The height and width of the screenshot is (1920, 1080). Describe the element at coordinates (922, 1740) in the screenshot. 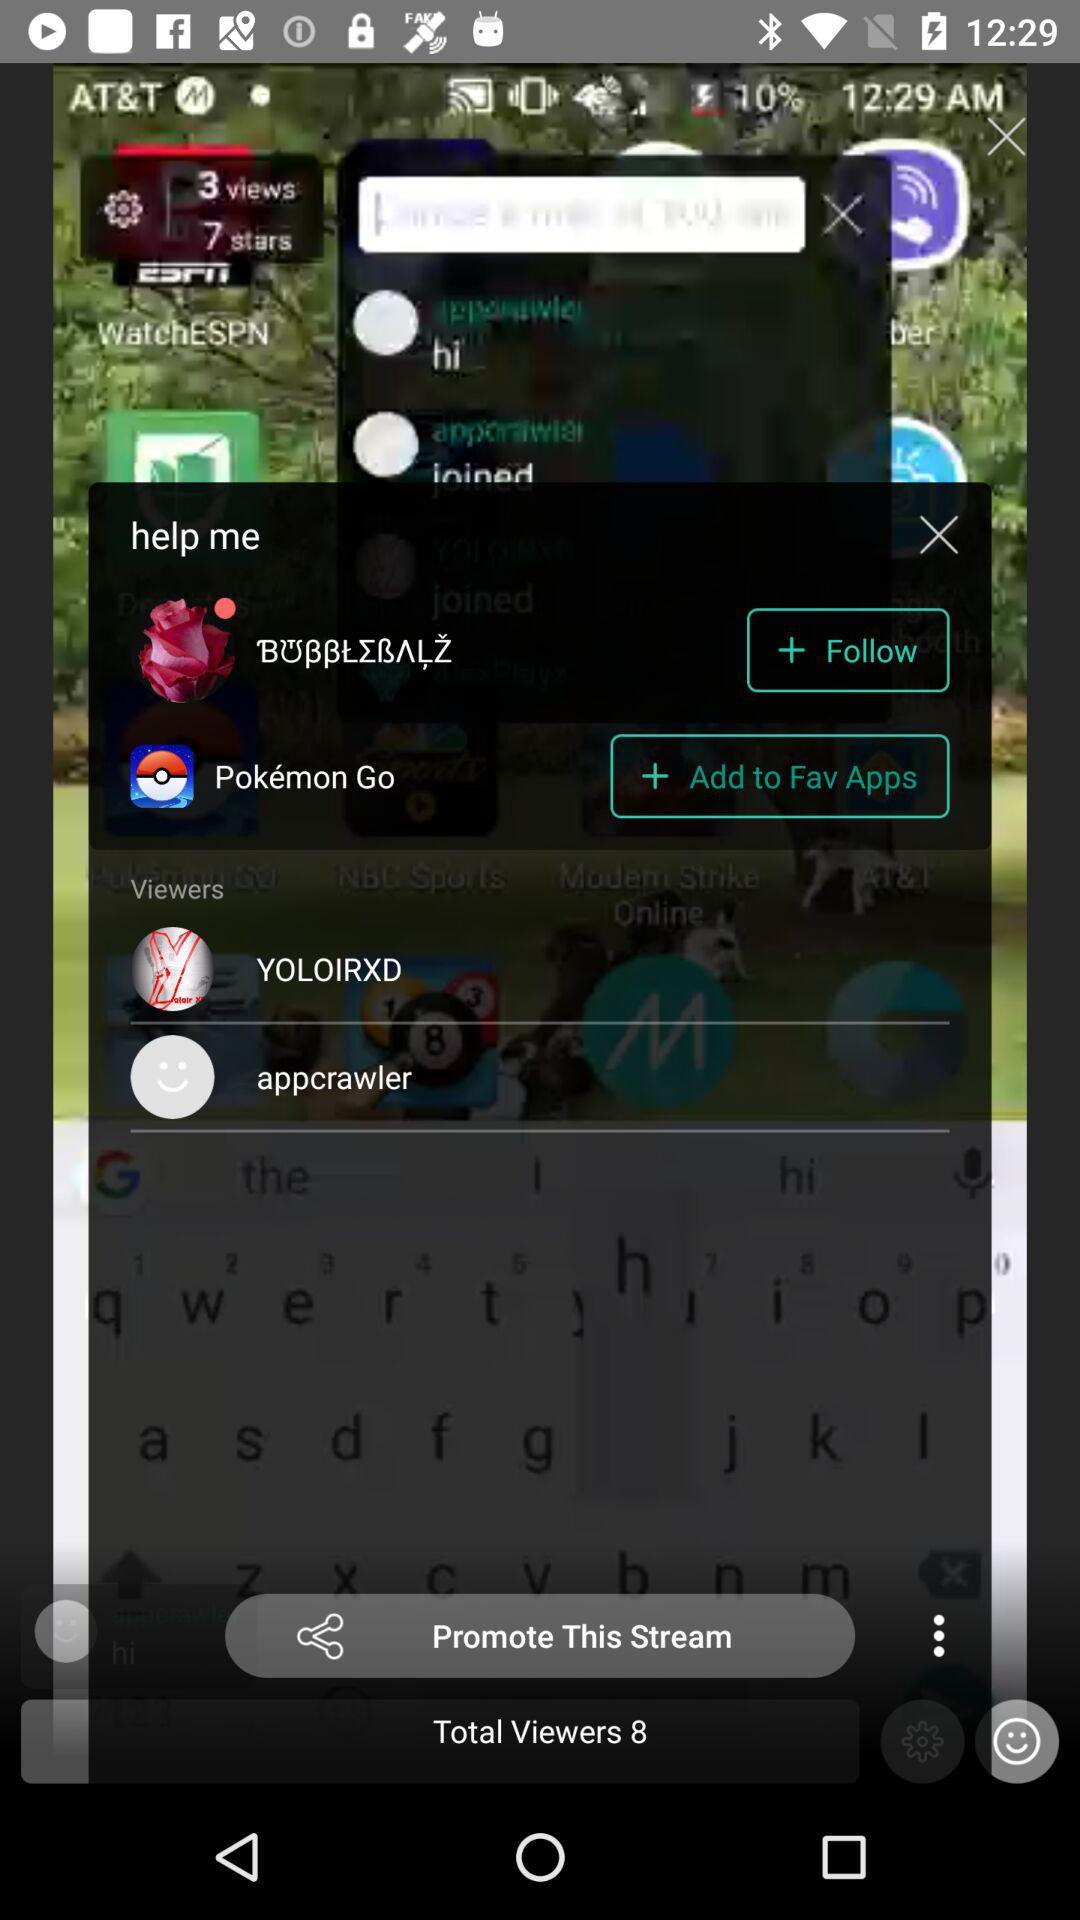

I see `the settings icon` at that location.